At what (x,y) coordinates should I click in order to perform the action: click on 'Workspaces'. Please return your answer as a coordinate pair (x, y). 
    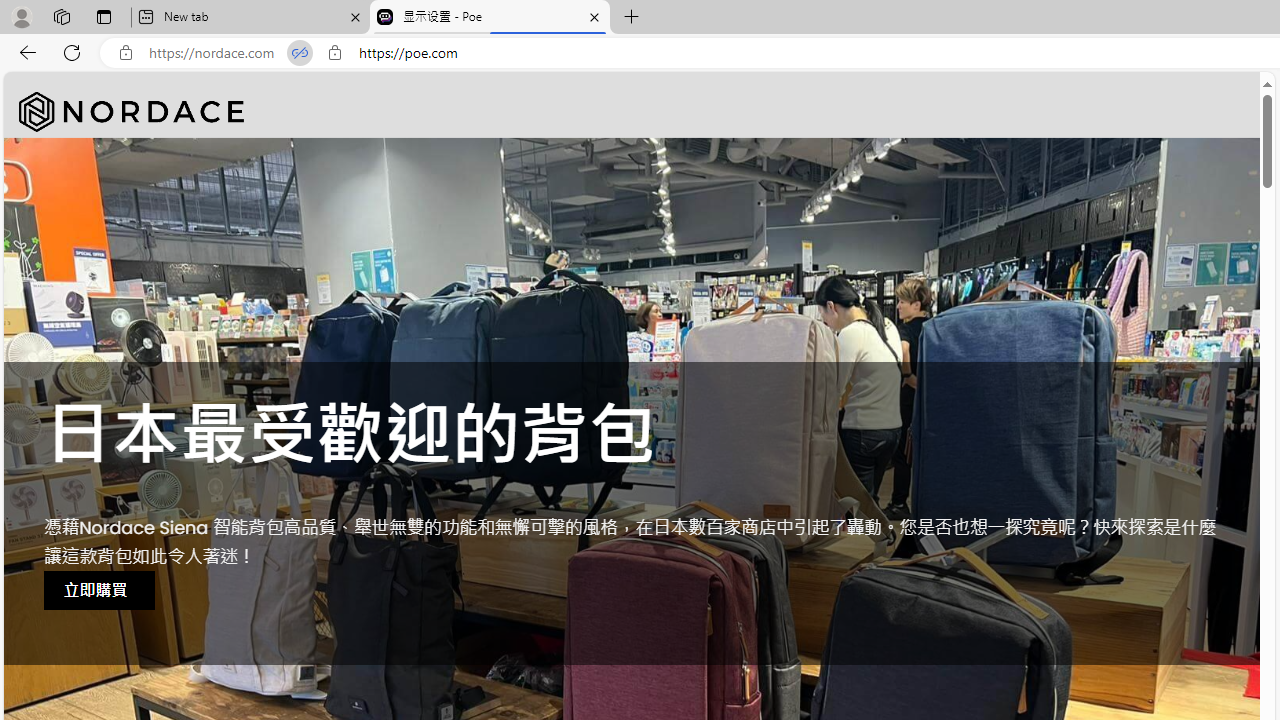
    Looking at the image, I should click on (61, 16).